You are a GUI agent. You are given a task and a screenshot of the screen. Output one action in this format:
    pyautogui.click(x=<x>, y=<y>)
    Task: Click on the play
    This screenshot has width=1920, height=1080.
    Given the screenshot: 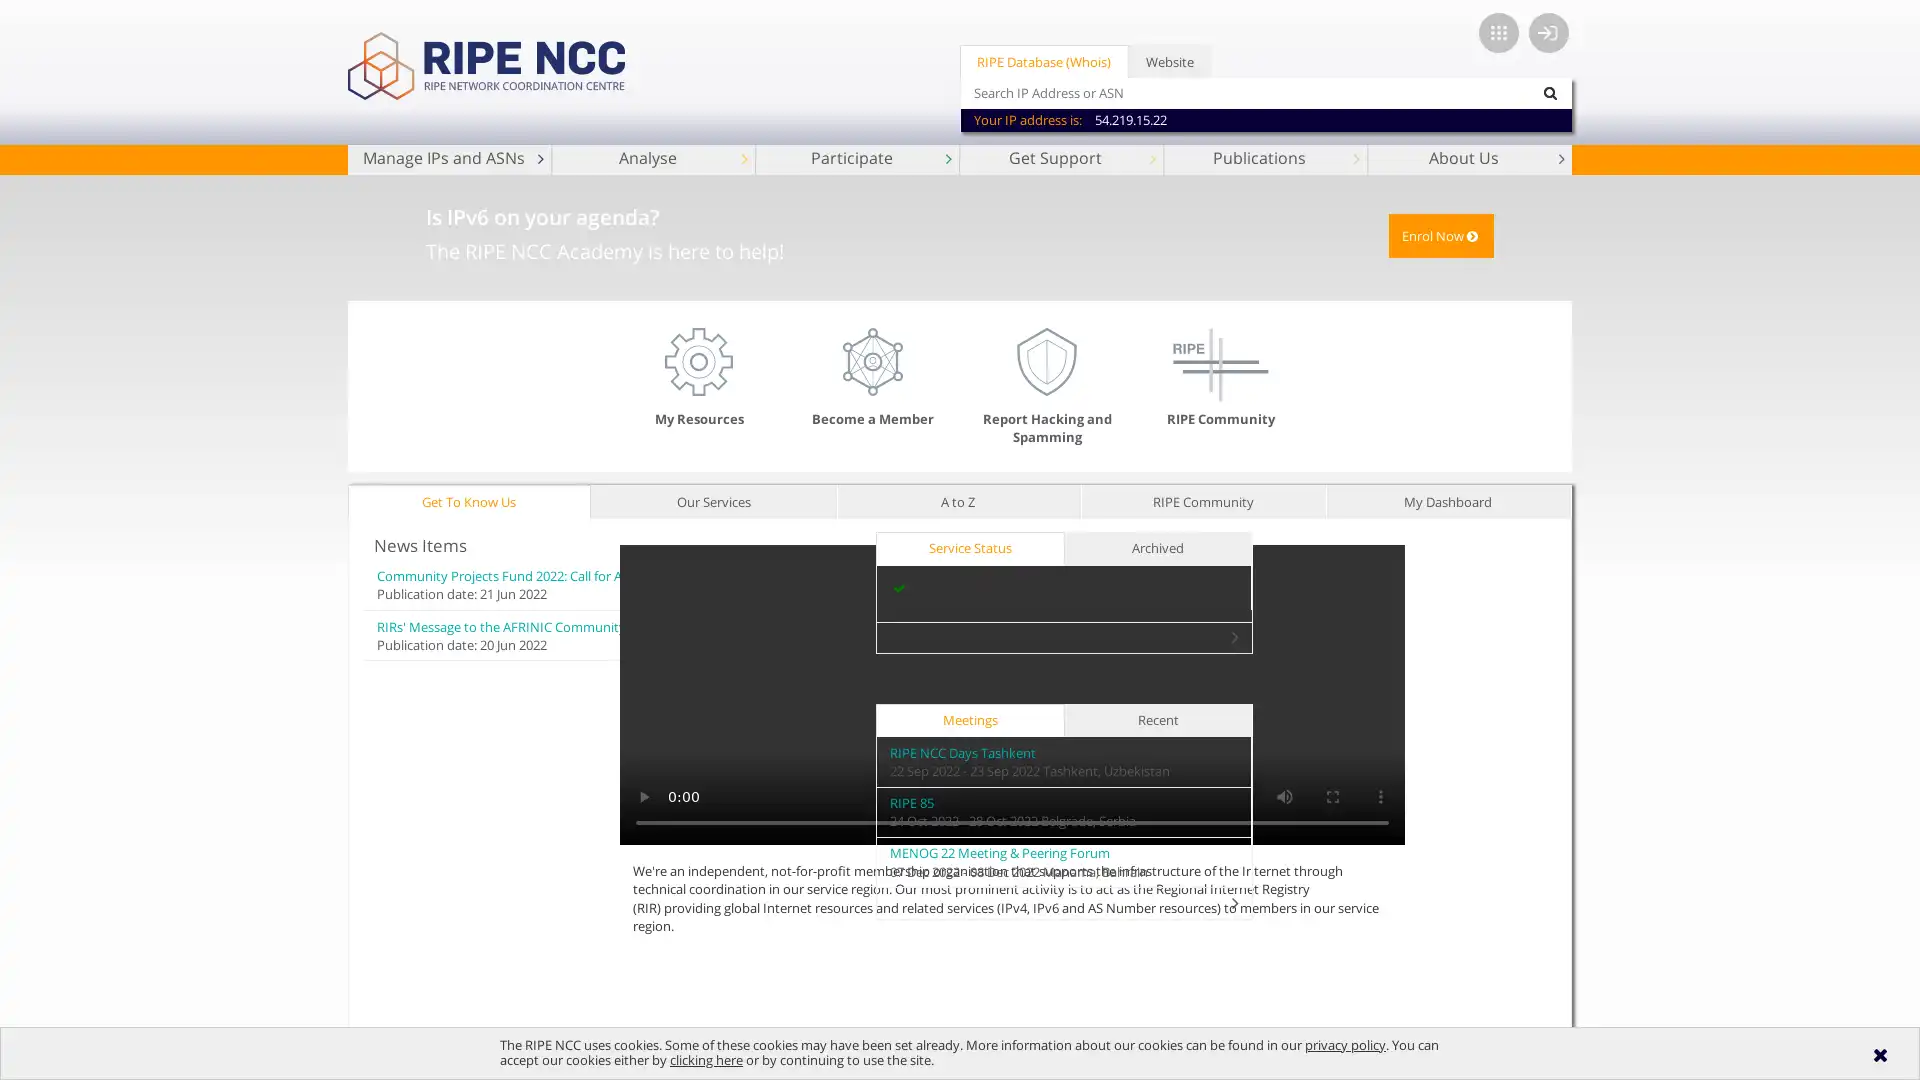 What is the action you would take?
    pyautogui.click(x=794, y=794)
    